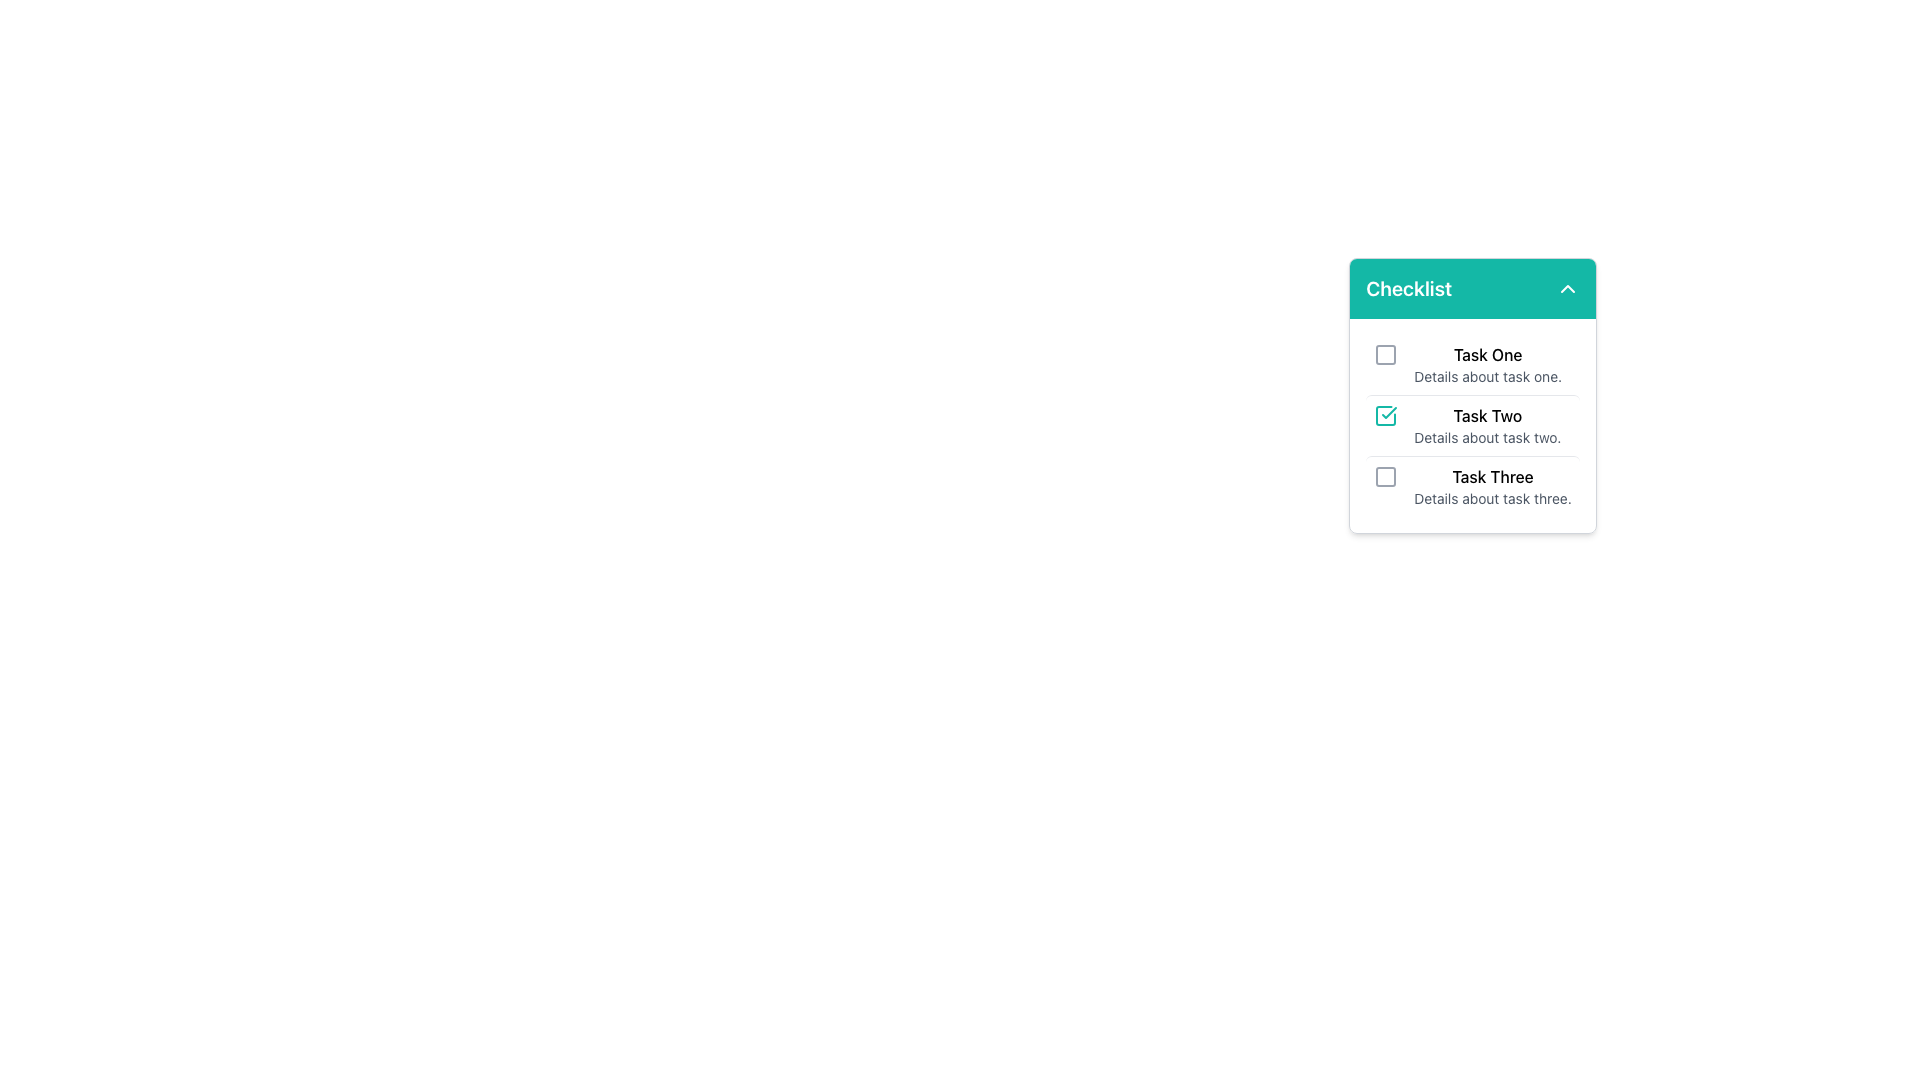  I want to click on the checkbox of the second checklist item located within the scrollable panel titled 'Checklist', so click(1473, 396).